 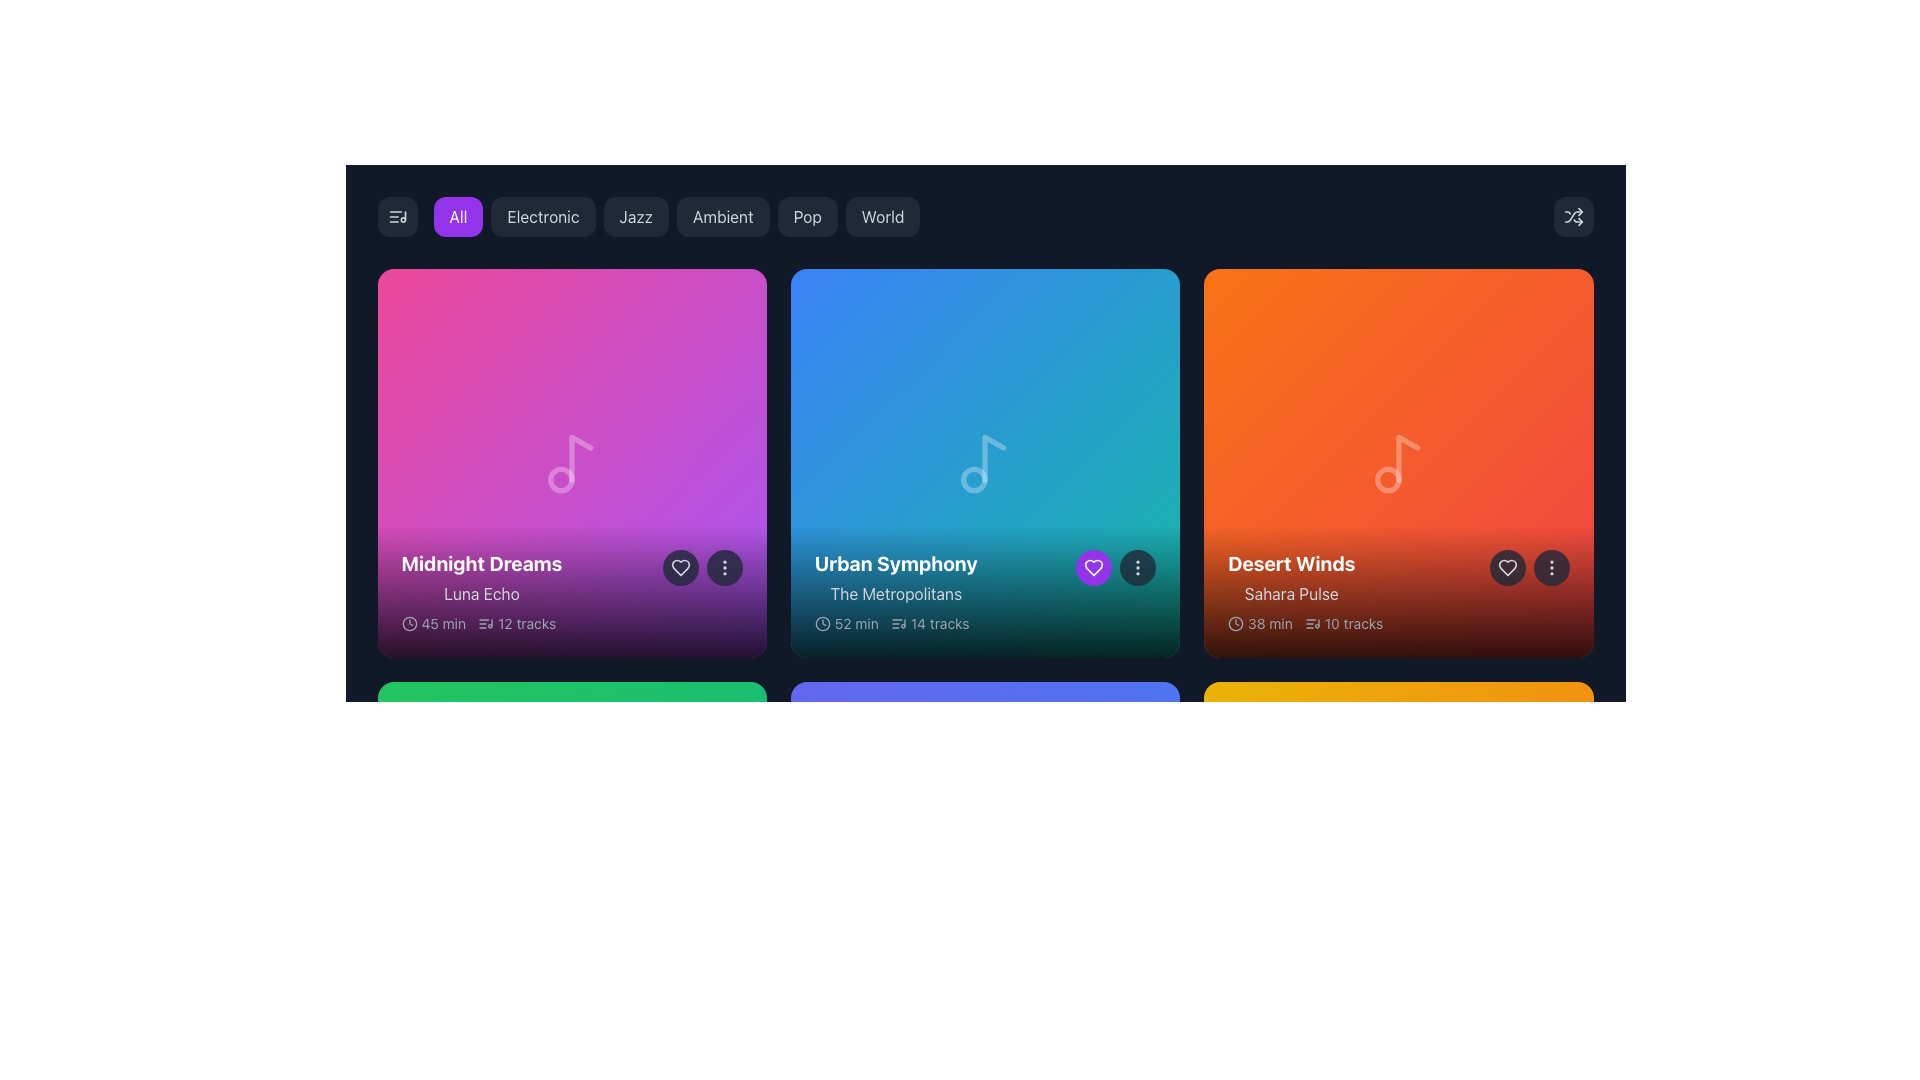 I want to click on the heart-shaped icon outlined in white to mark the item as a favorite within the 'Desert Winds' music card feature, so click(x=1507, y=568).